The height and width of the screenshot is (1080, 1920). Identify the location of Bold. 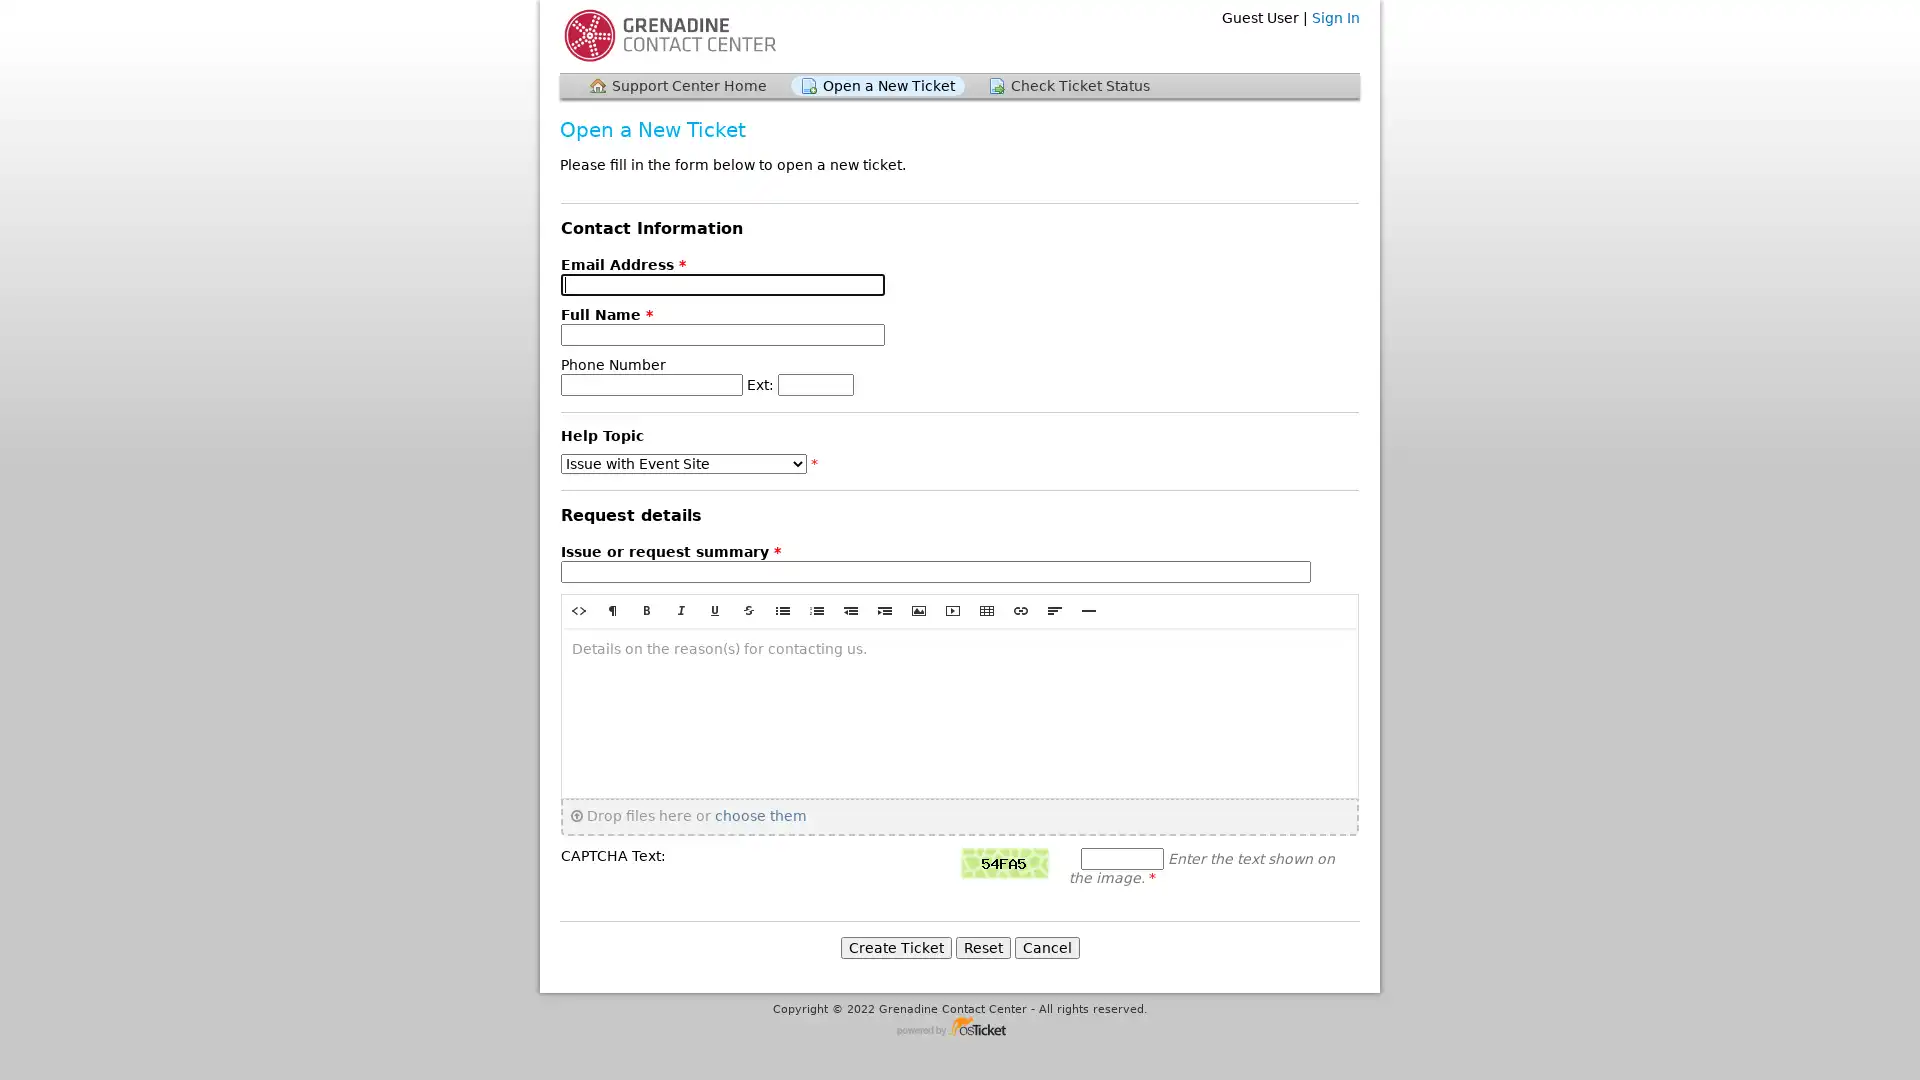
(647, 609).